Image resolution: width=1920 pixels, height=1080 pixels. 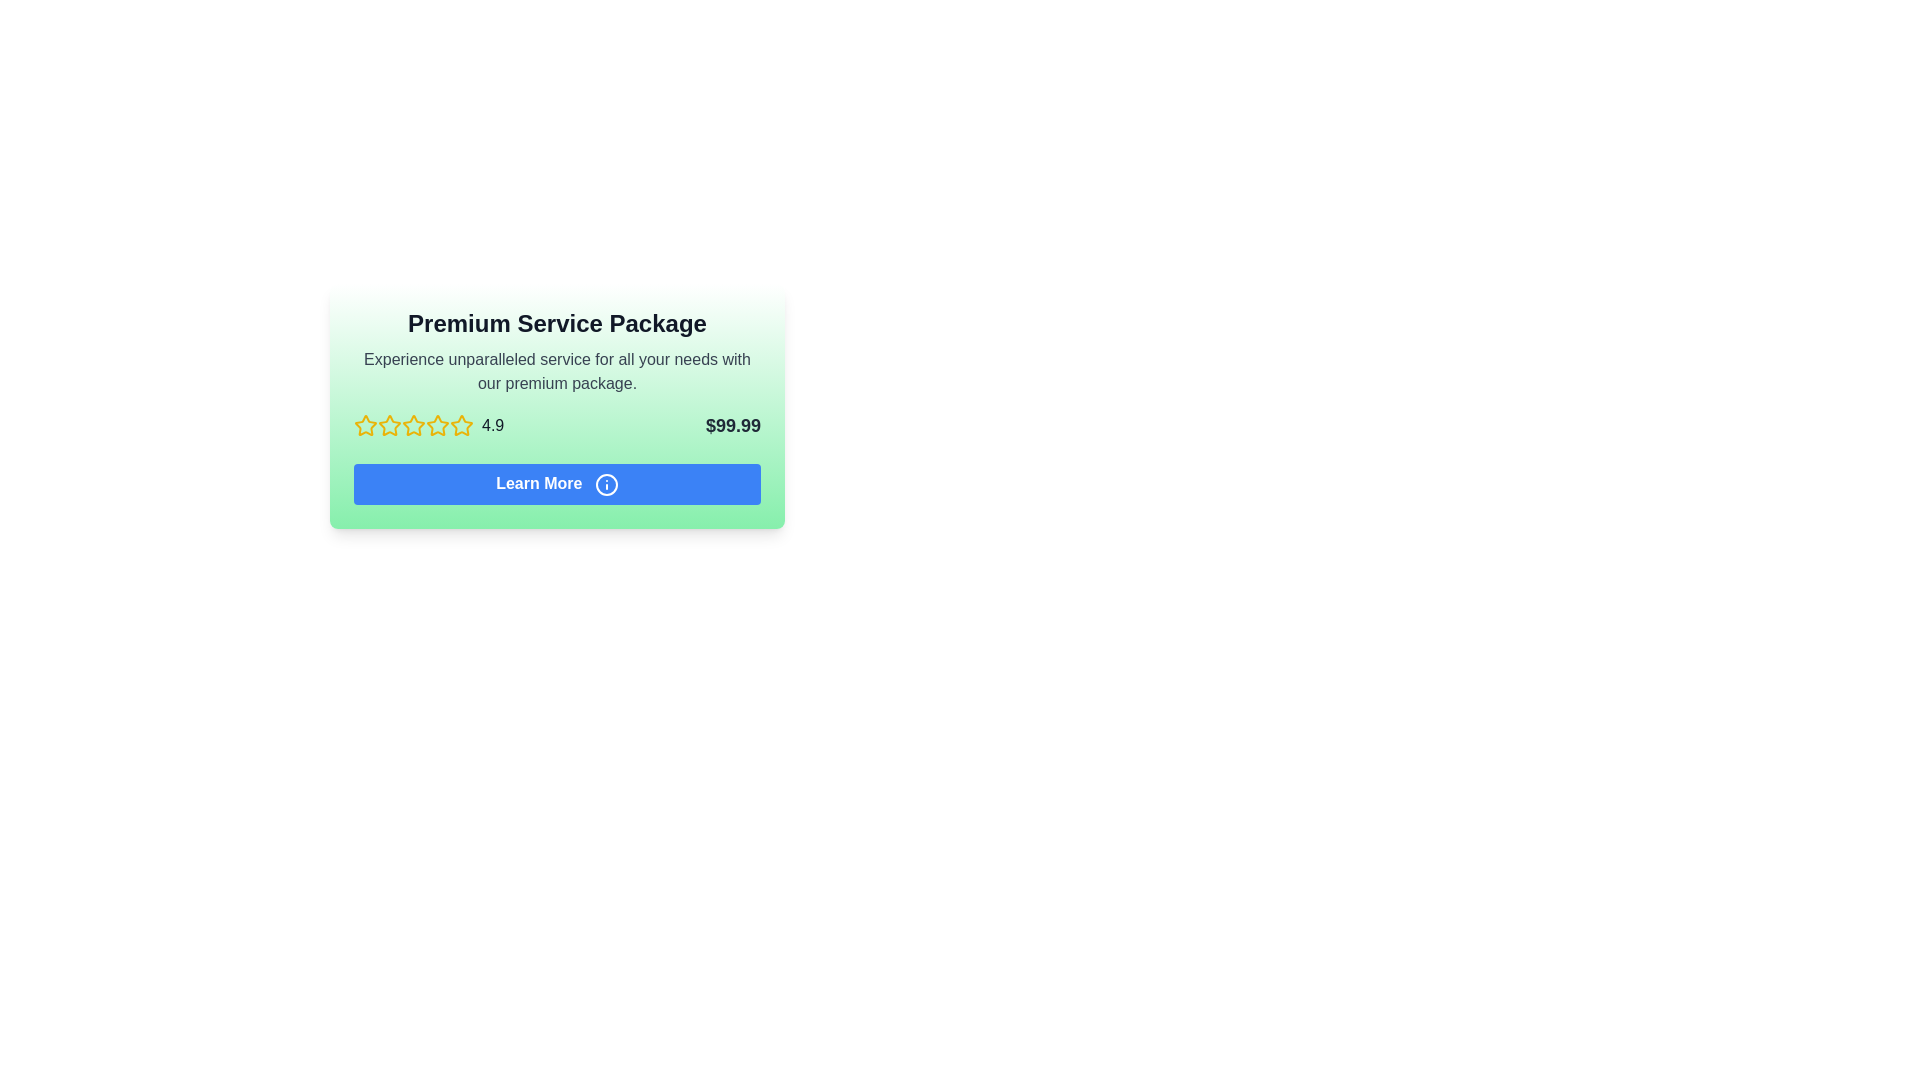 What do you see at coordinates (412, 424) in the screenshot?
I see `the fourth yellow outlined star icon in the rating system below the 'Premium Service Package' heading` at bounding box center [412, 424].